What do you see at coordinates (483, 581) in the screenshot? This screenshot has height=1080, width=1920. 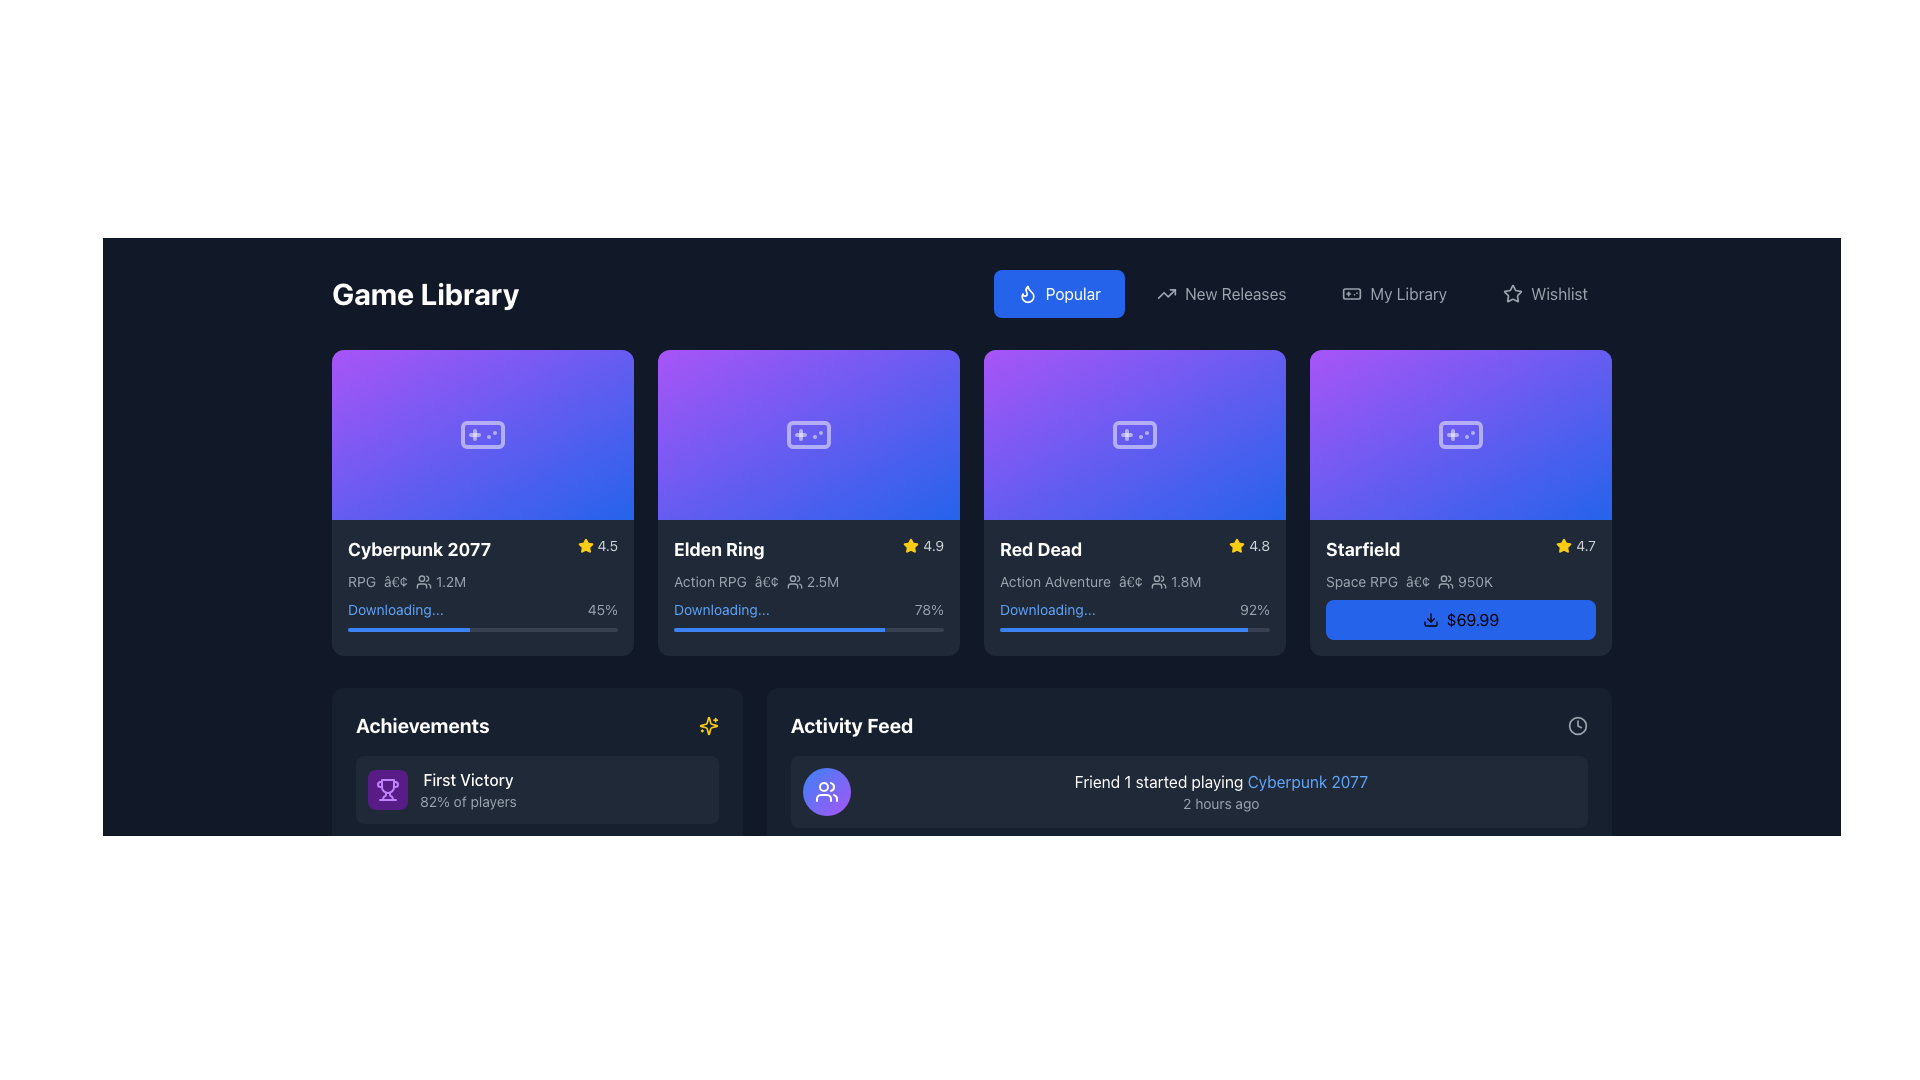 I see `displayed information of the 'Cyberpunk 2077' game meta-information section located in the description area below the title and star rating` at bounding box center [483, 581].